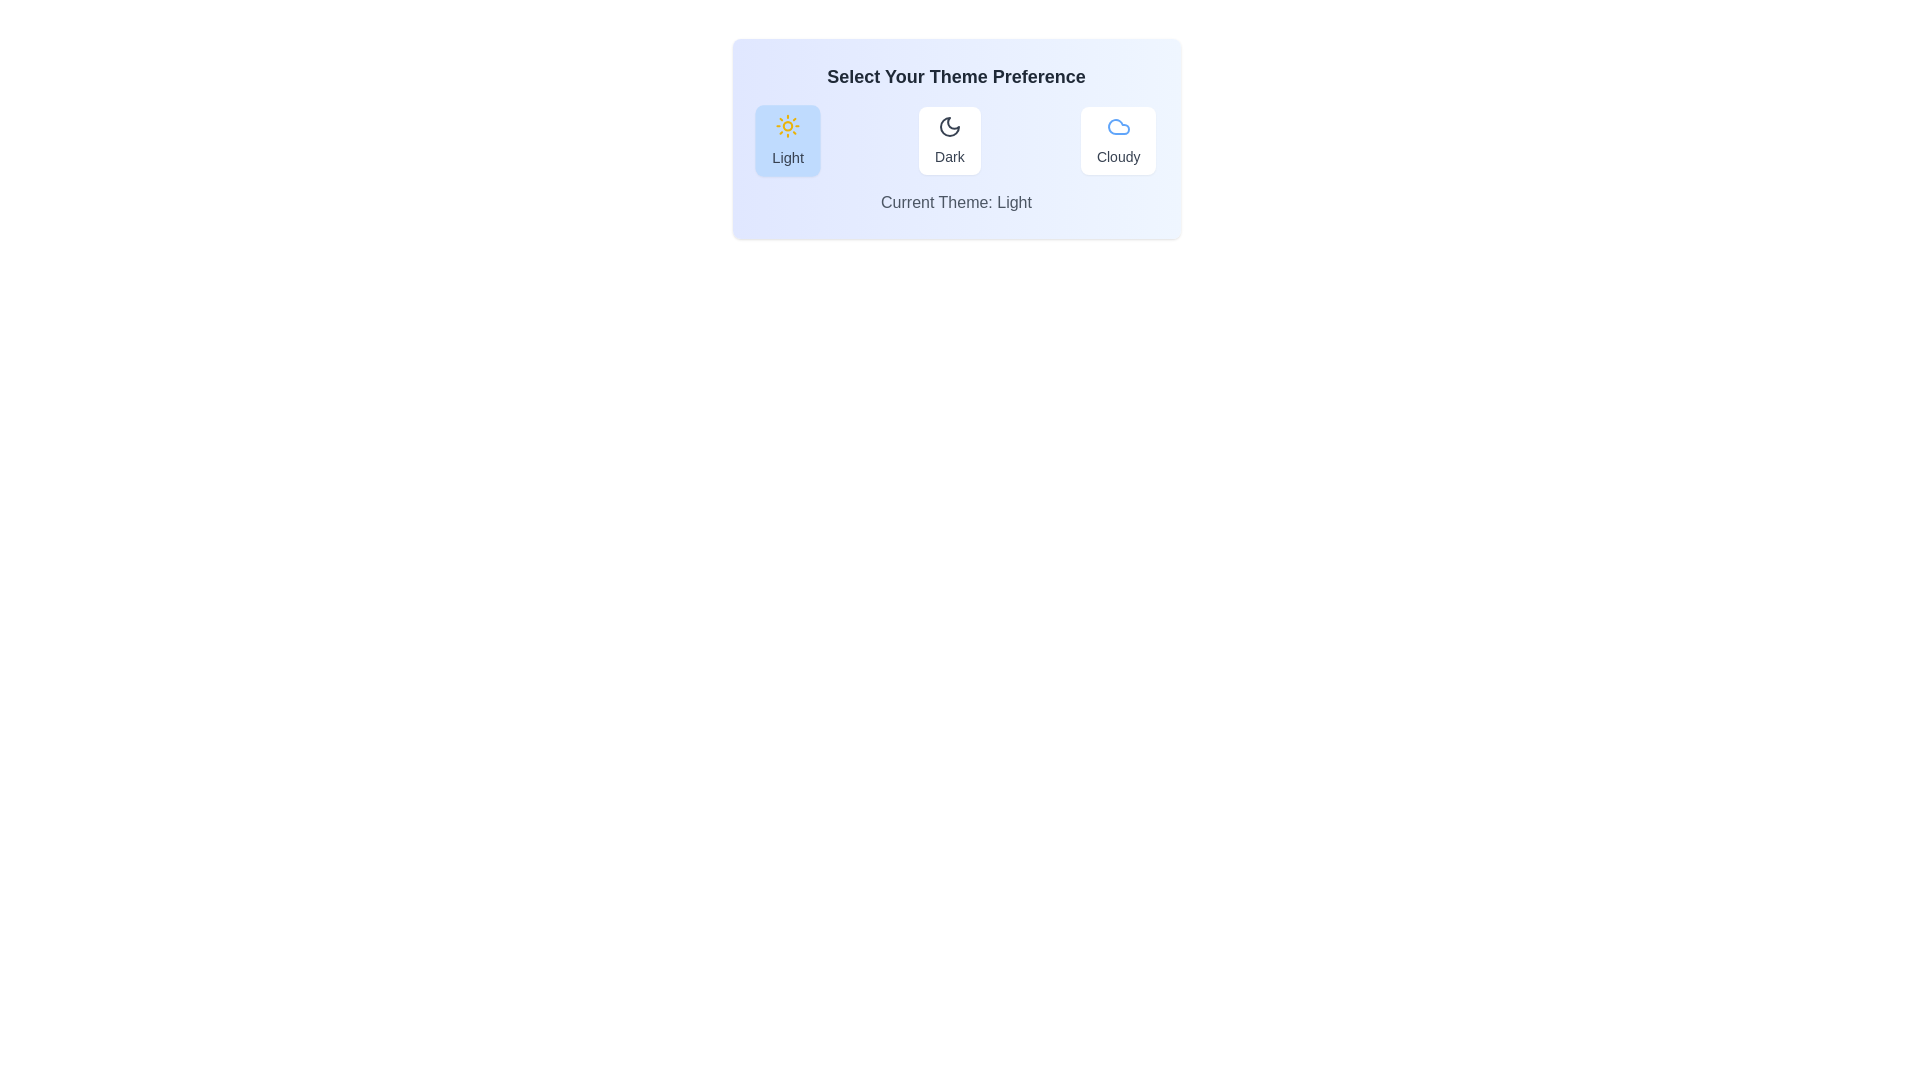  I want to click on the Cloudy button to observe its hover effect, so click(1117, 140).